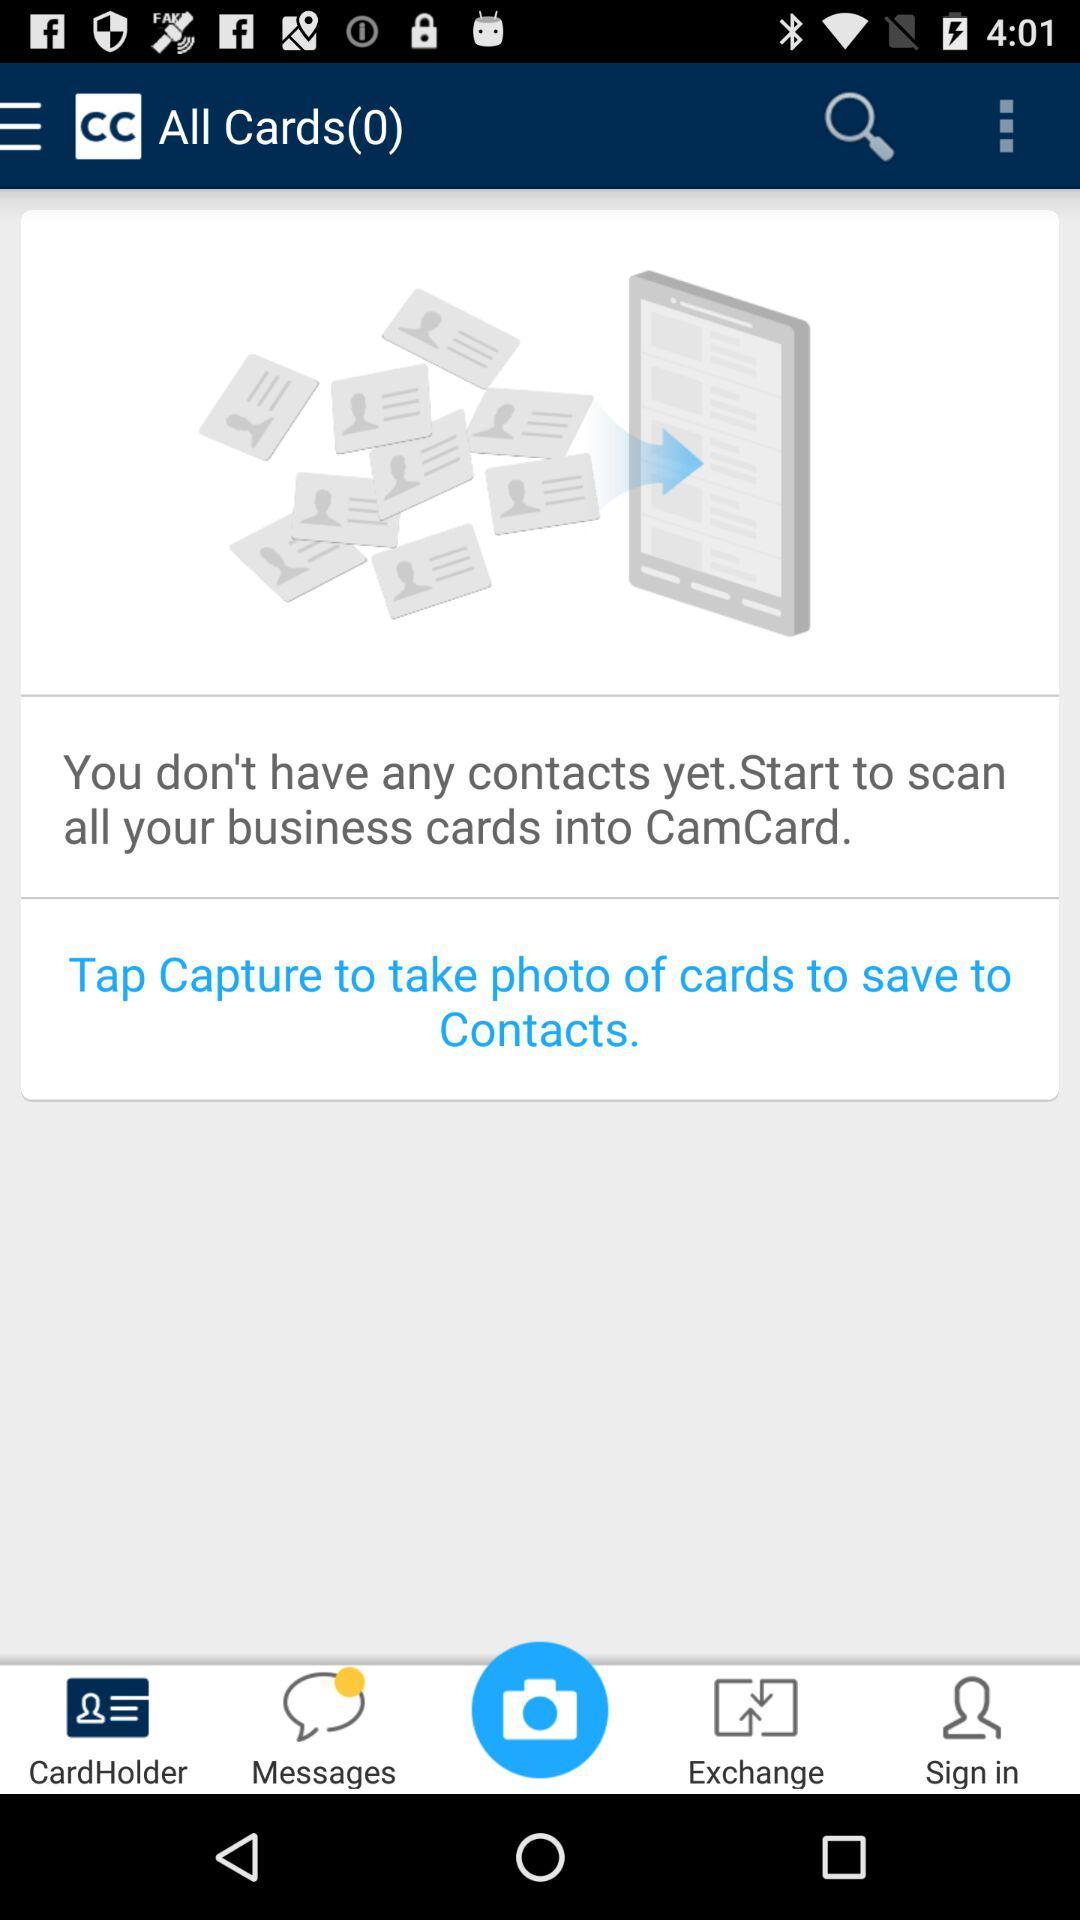 The height and width of the screenshot is (1920, 1080). Describe the element at coordinates (971, 1726) in the screenshot. I see `app next to exchange` at that location.